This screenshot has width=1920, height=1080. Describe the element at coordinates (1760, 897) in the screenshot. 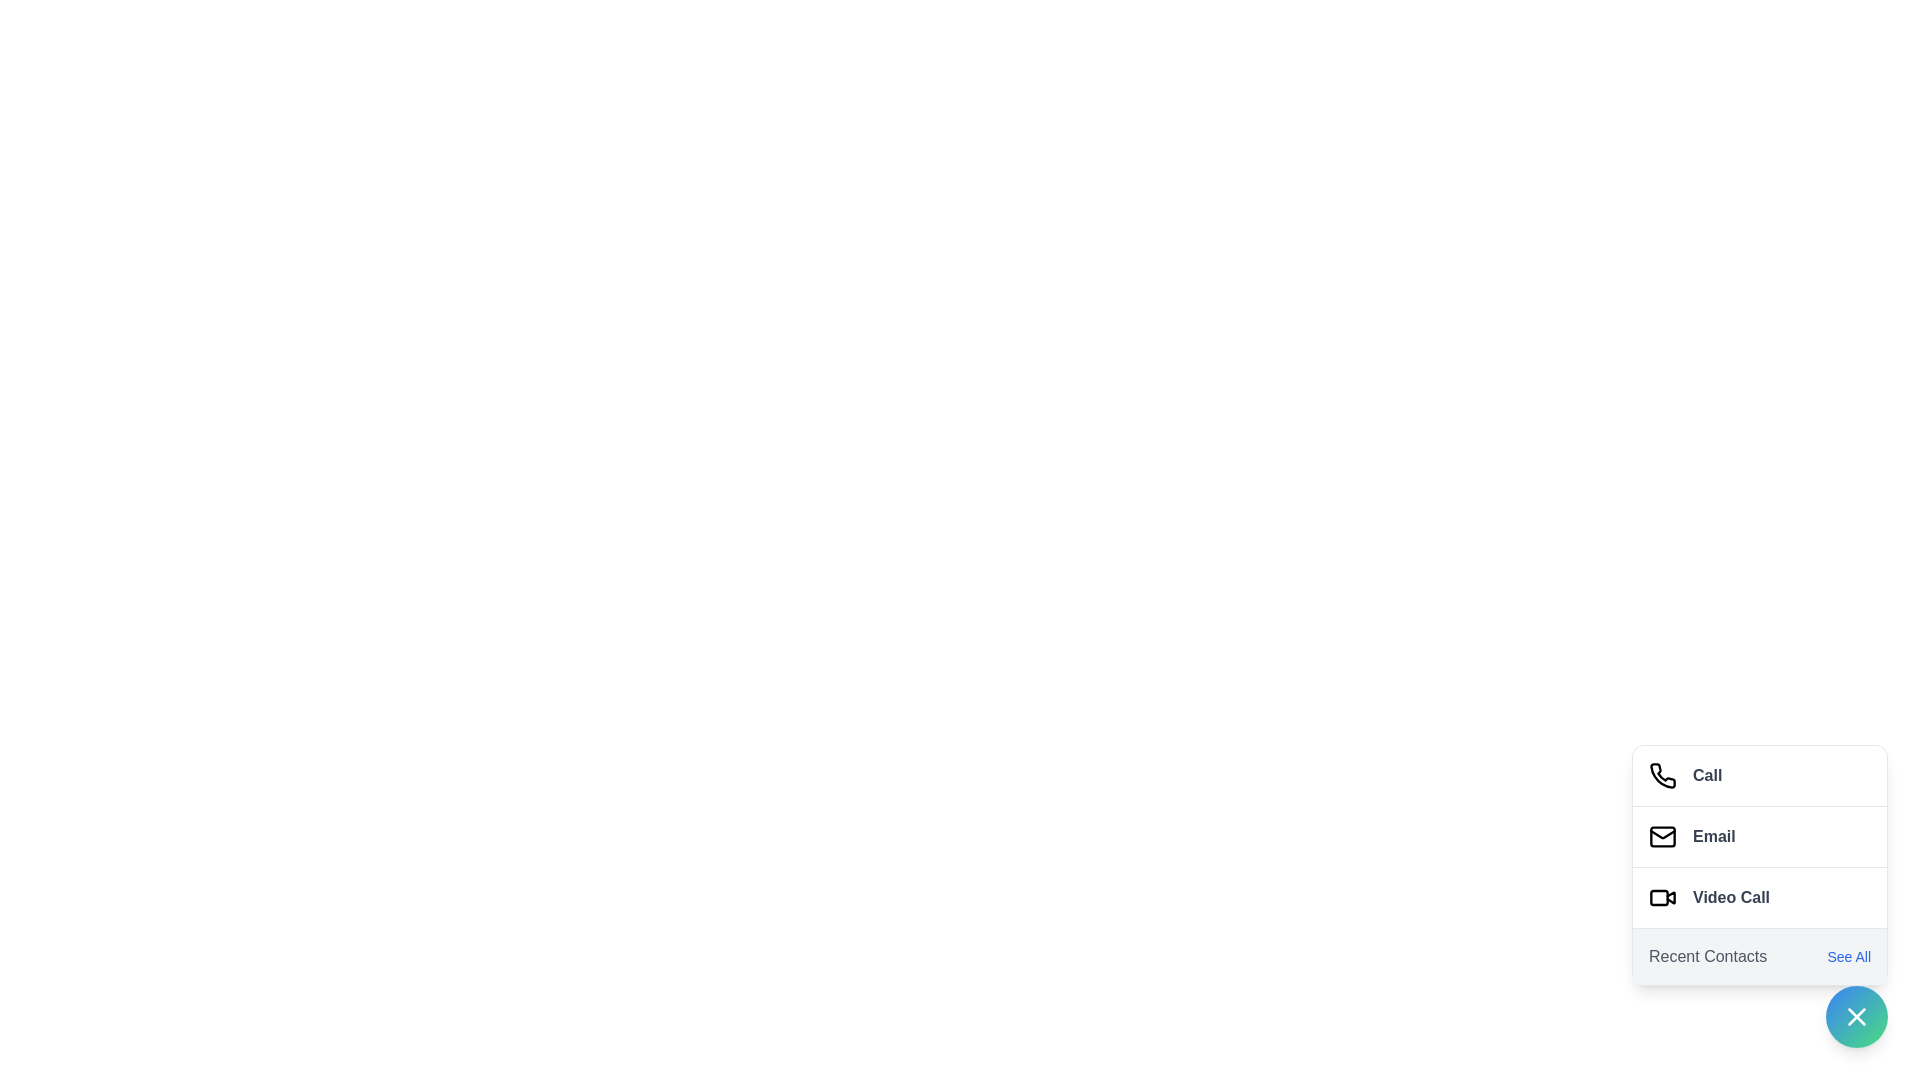

I see `the 'Video Call' button to start a video call` at that location.